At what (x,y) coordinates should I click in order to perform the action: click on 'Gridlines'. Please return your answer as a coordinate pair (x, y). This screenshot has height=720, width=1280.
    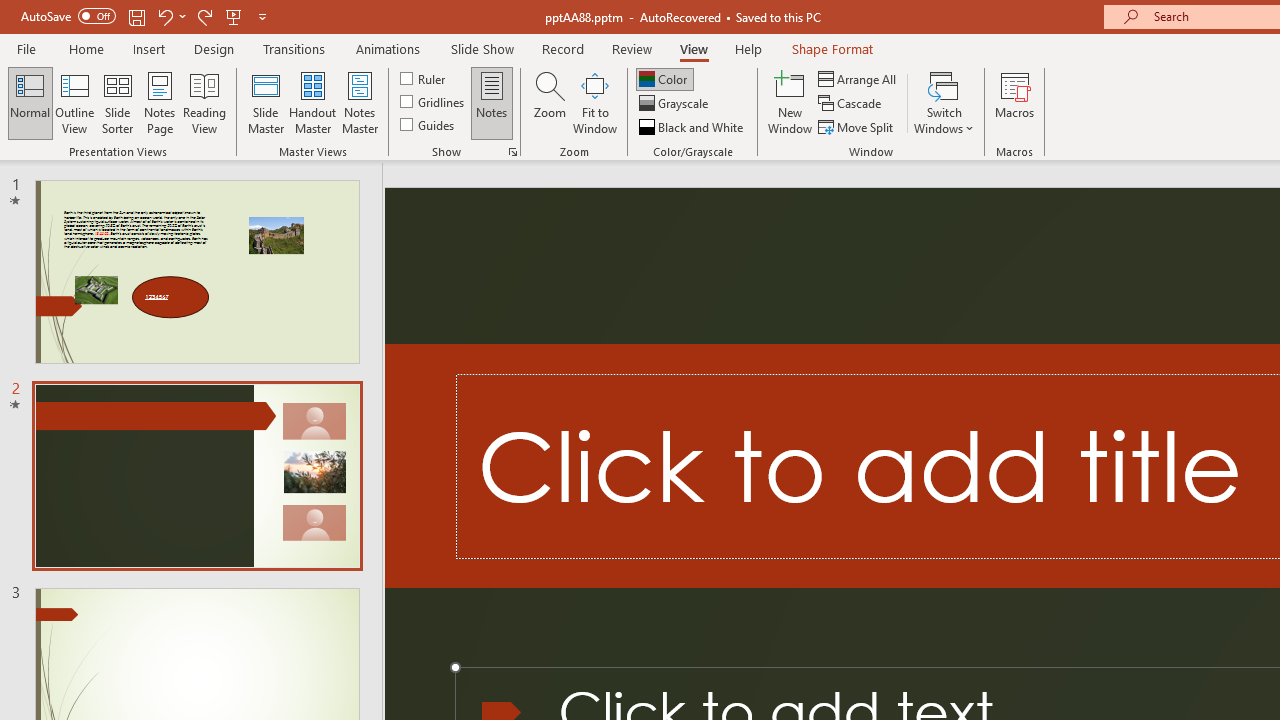
    Looking at the image, I should click on (432, 101).